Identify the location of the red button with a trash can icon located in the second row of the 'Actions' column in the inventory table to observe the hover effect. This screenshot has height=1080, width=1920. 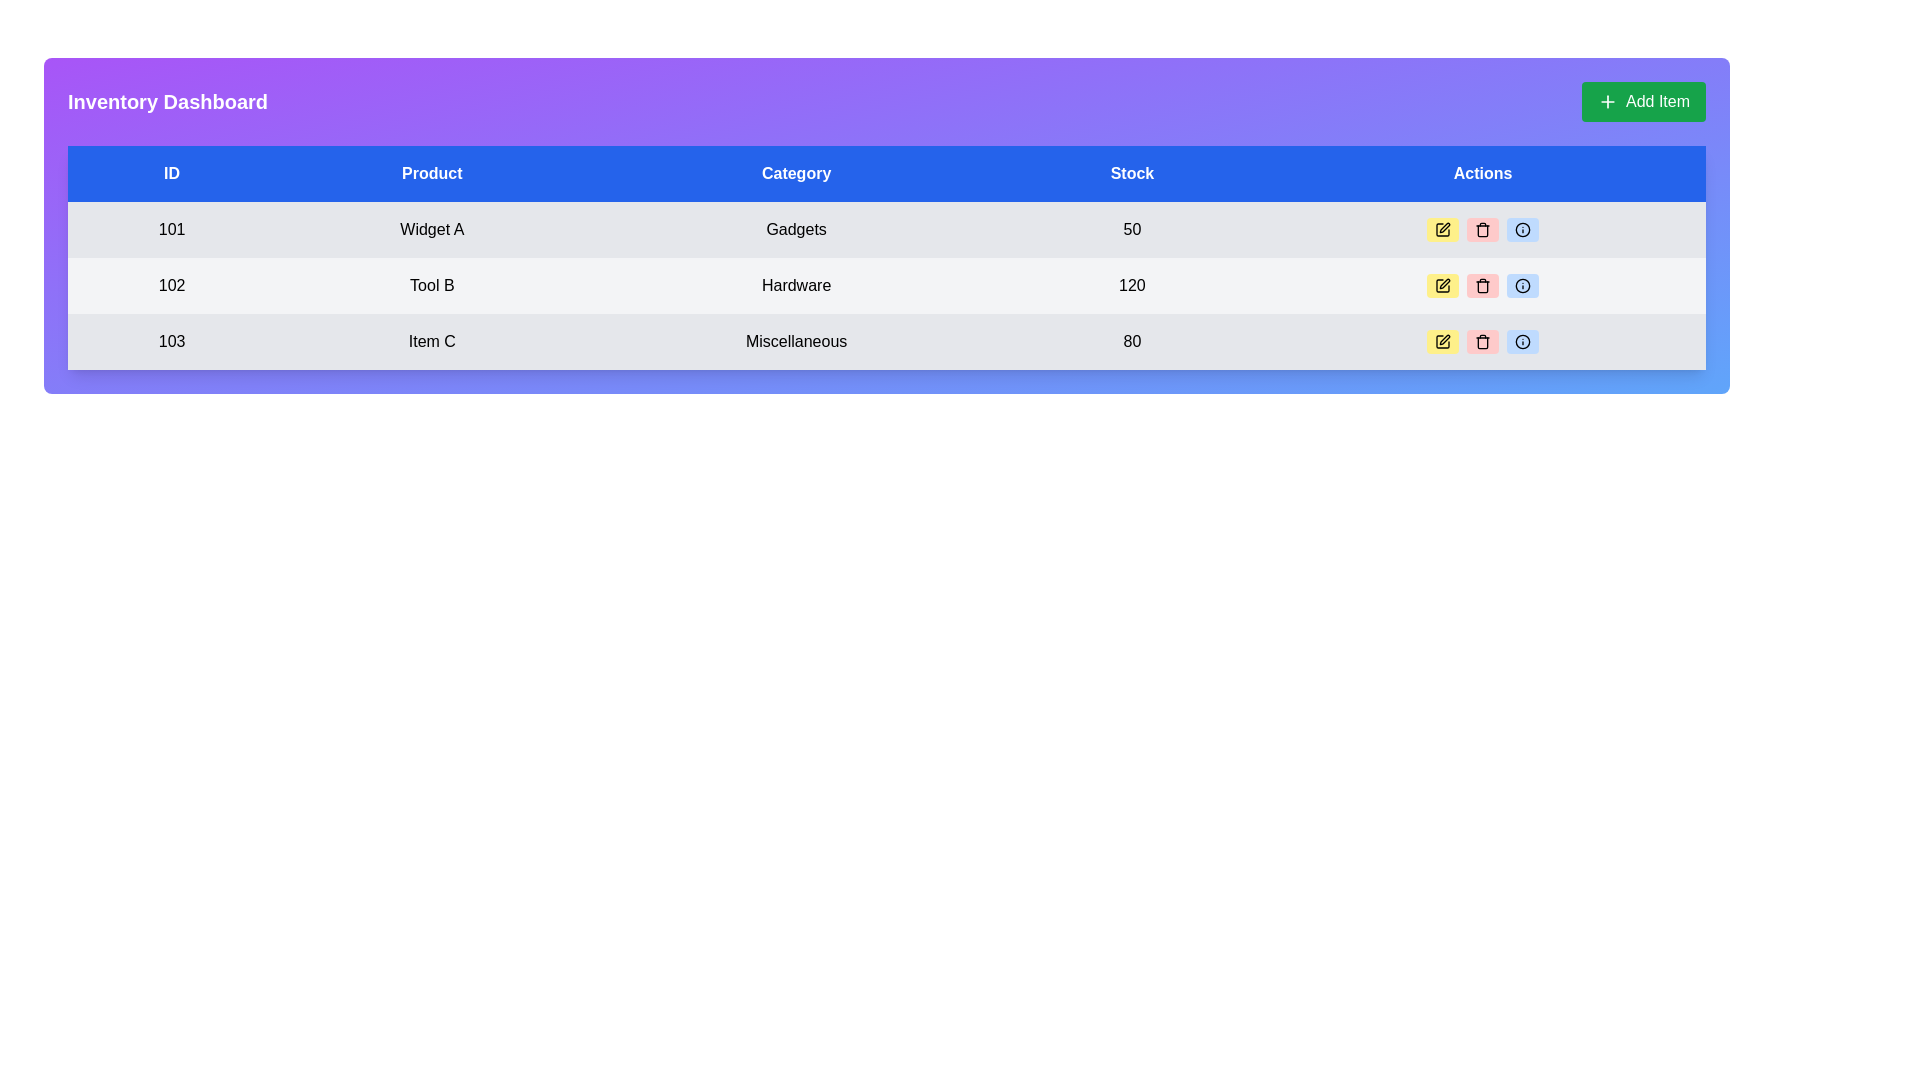
(1483, 285).